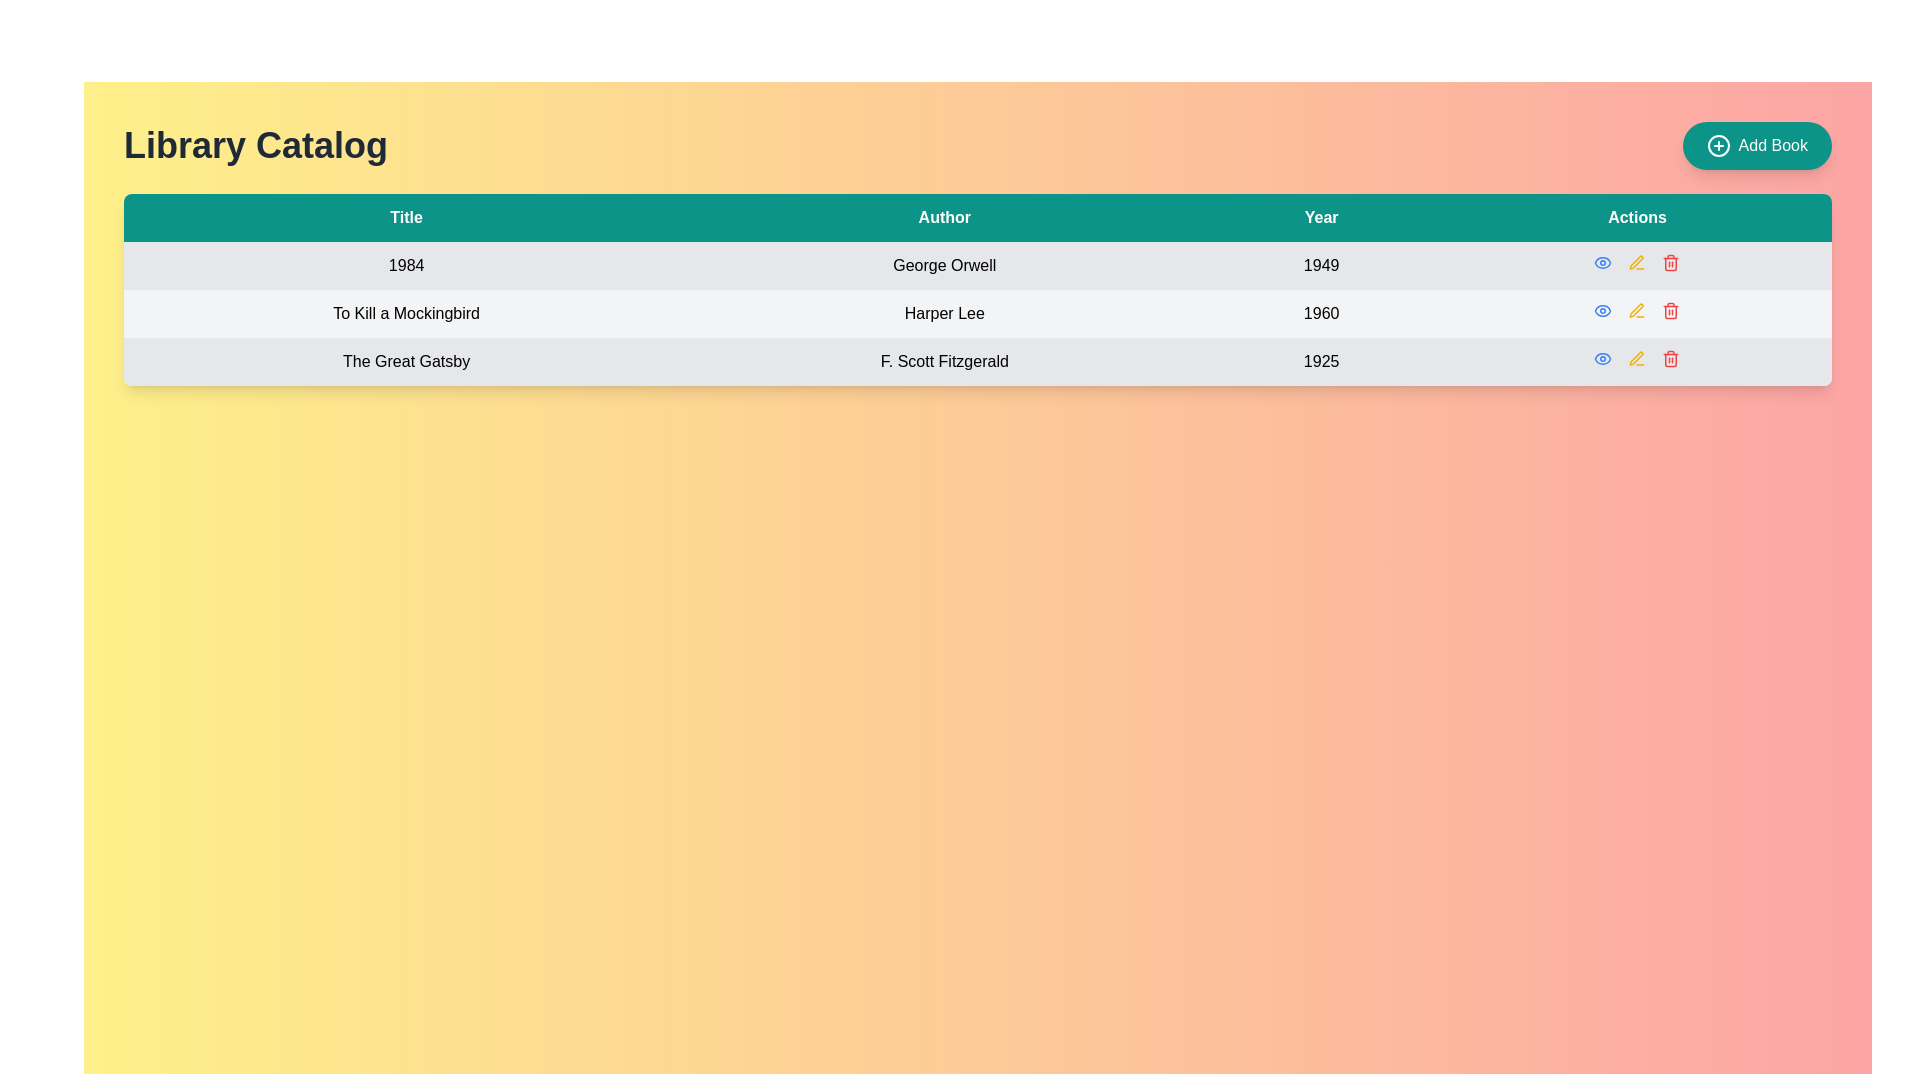 Image resolution: width=1920 pixels, height=1080 pixels. Describe the element at coordinates (1637, 261) in the screenshot. I see `the yellow edit icon button for the book '1984' by George Orwell to trigger the hover effect` at that location.